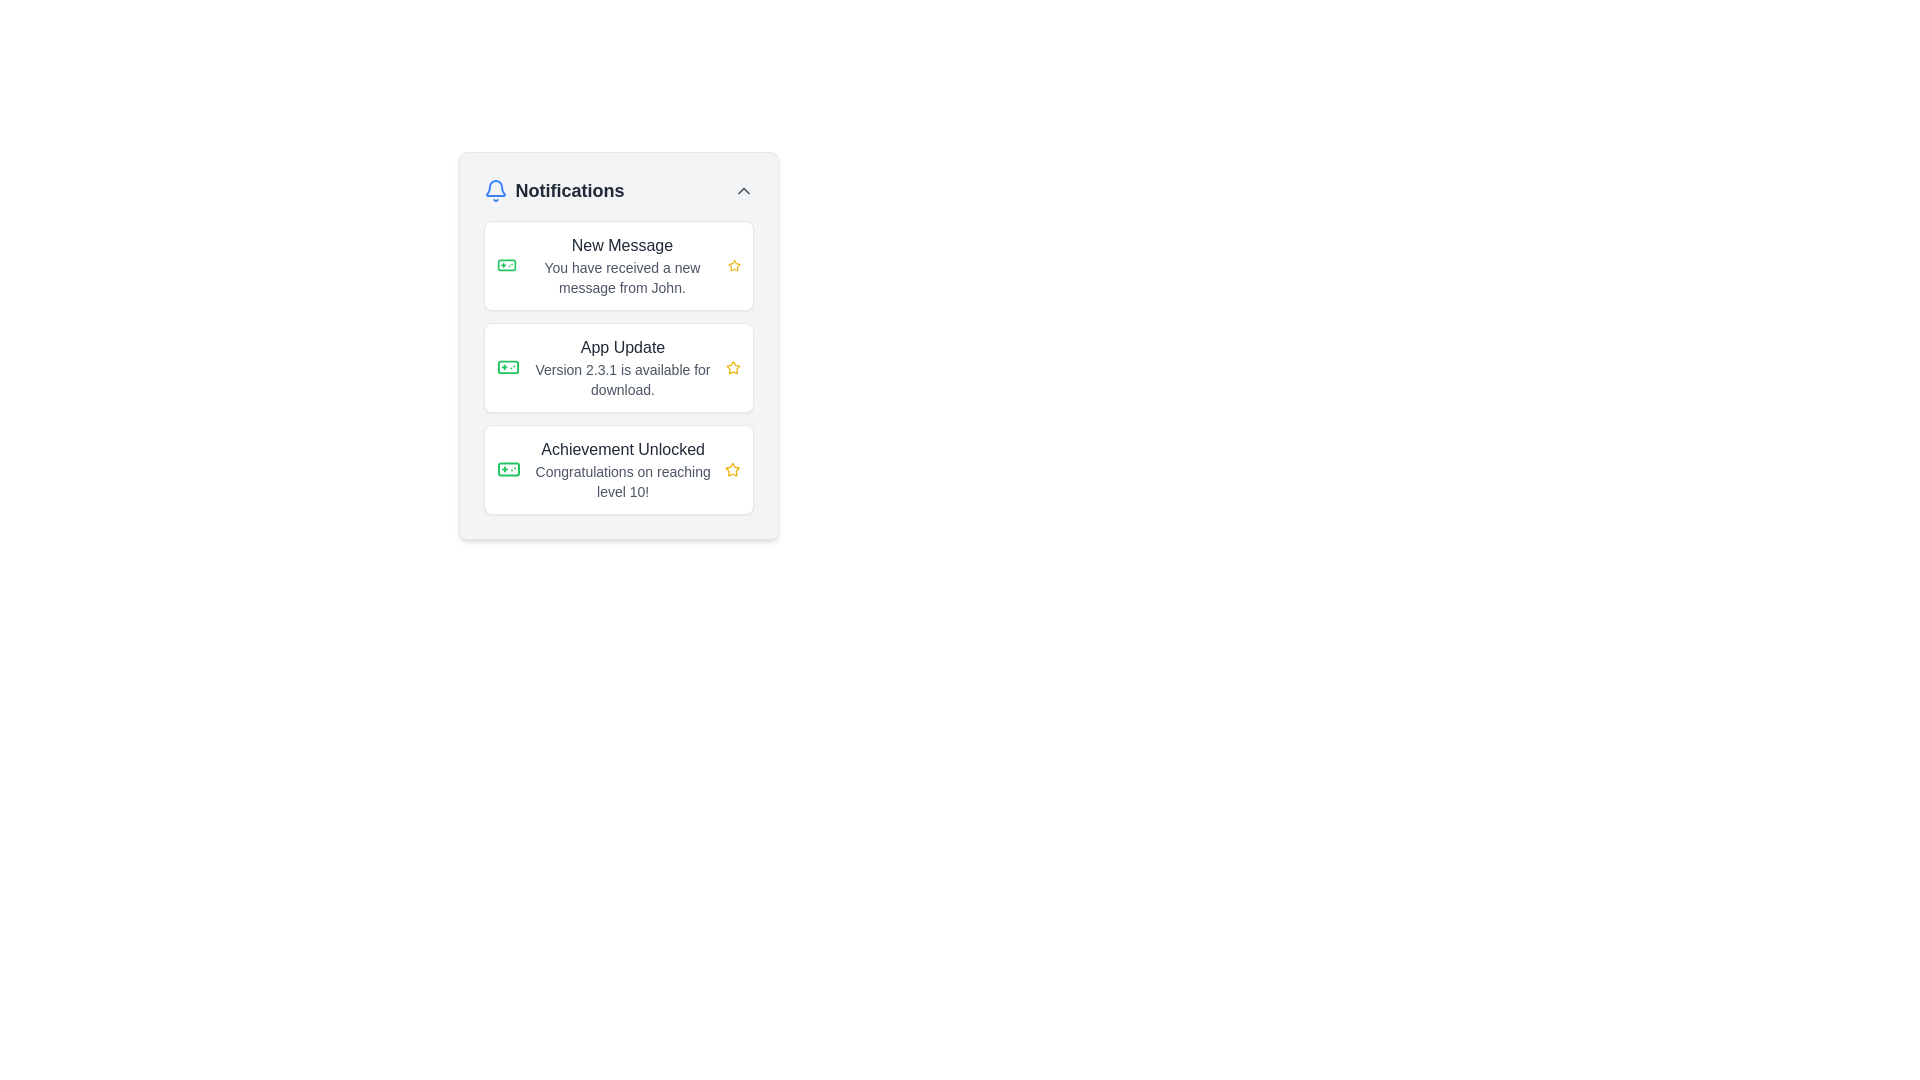 The width and height of the screenshot is (1920, 1080). What do you see at coordinates (617, 265) in the screenshot?
I see `the Notification card that conveys a message received from 'John', located at the top of the Notifications section` at bounding box center [617, 265].